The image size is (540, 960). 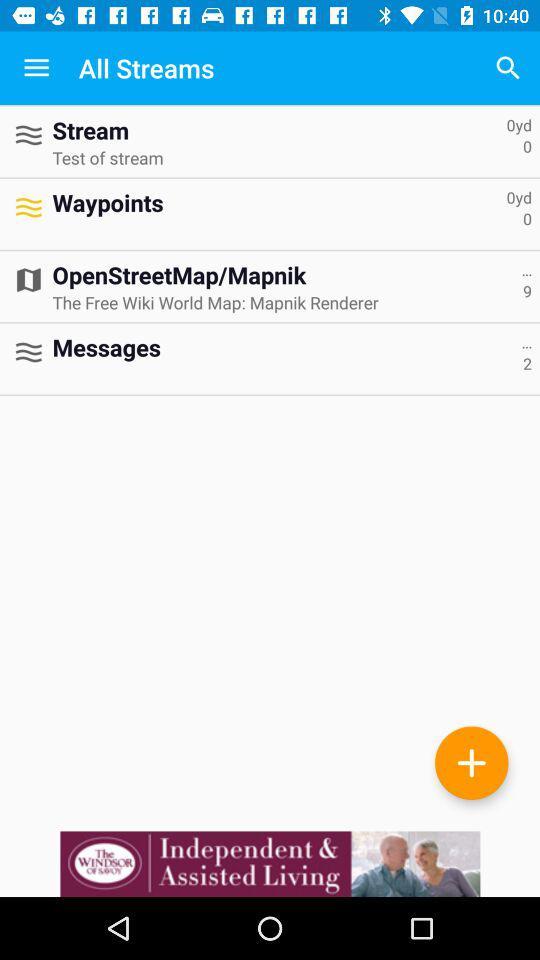 I want to click on click advertisement, so click(x=270, y=863).